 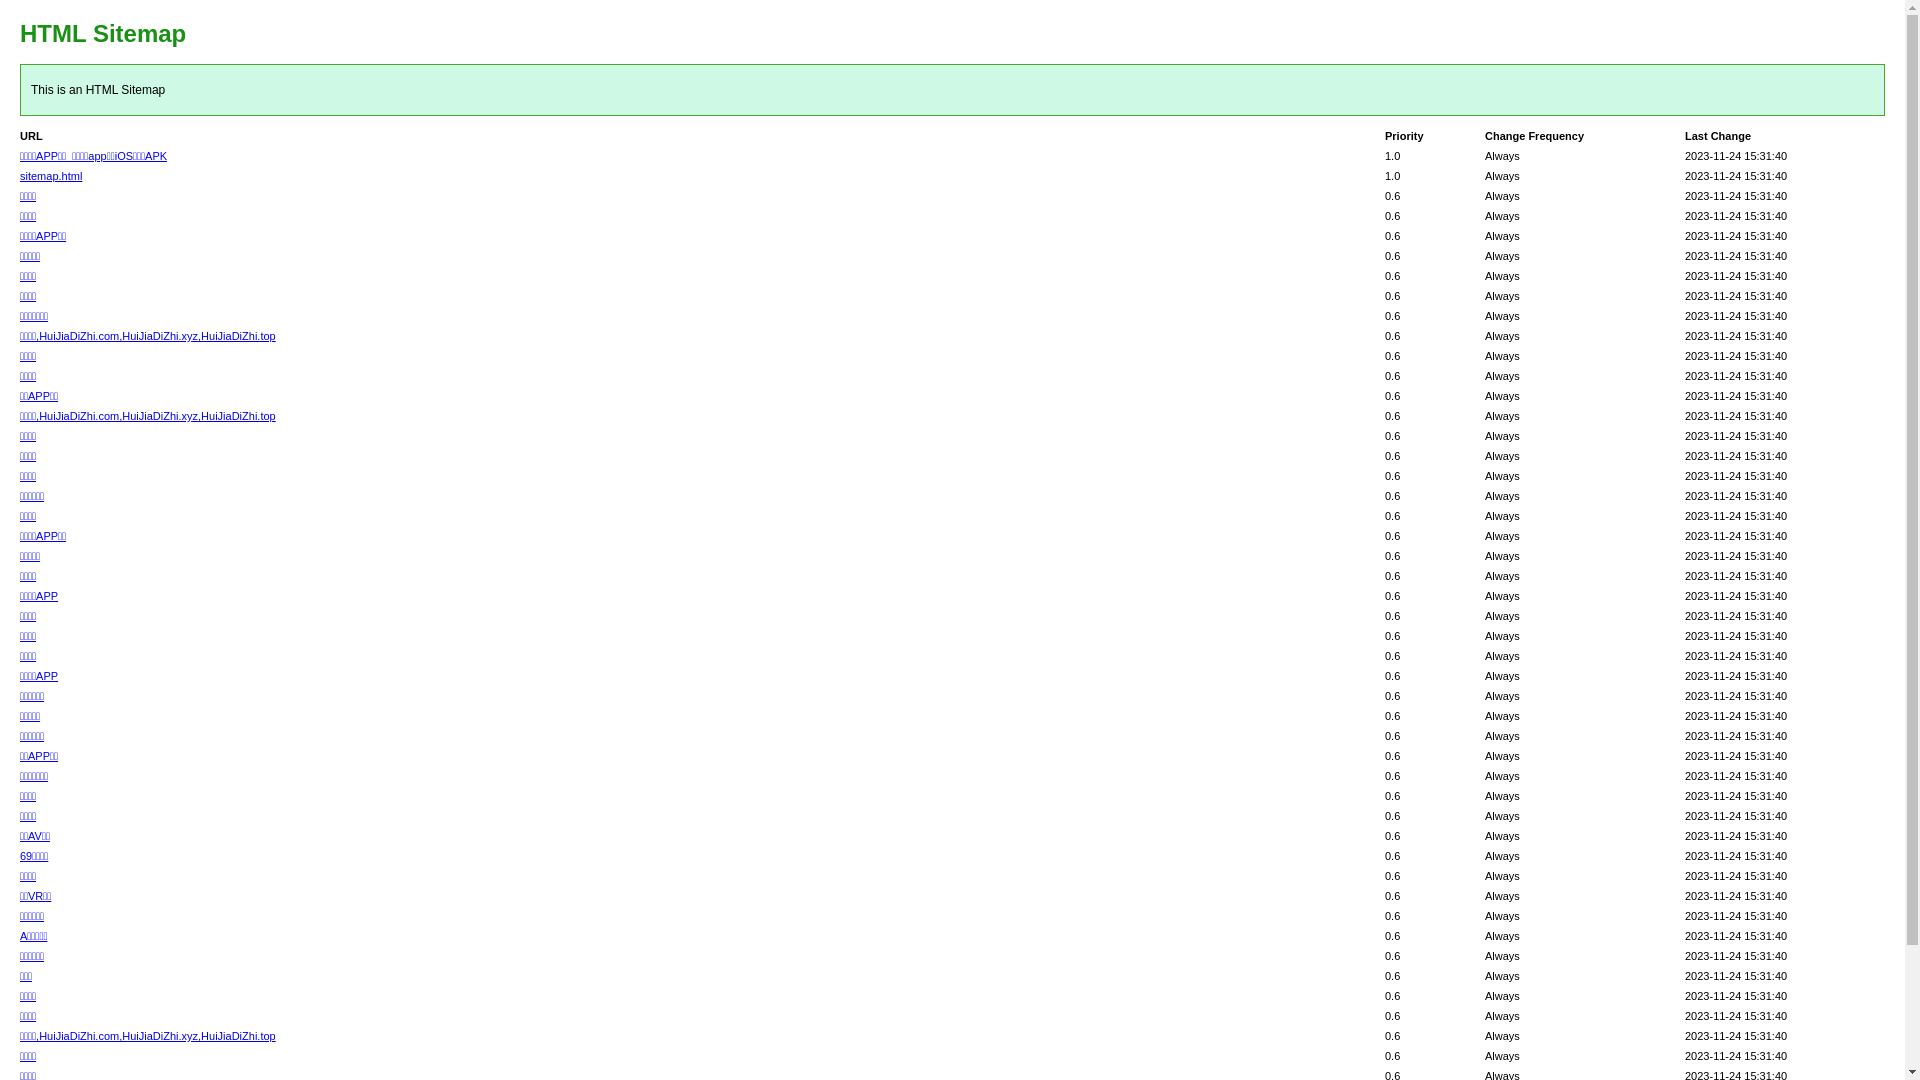 I want to click on 'sitemap.html', so click(x=51, y=175).